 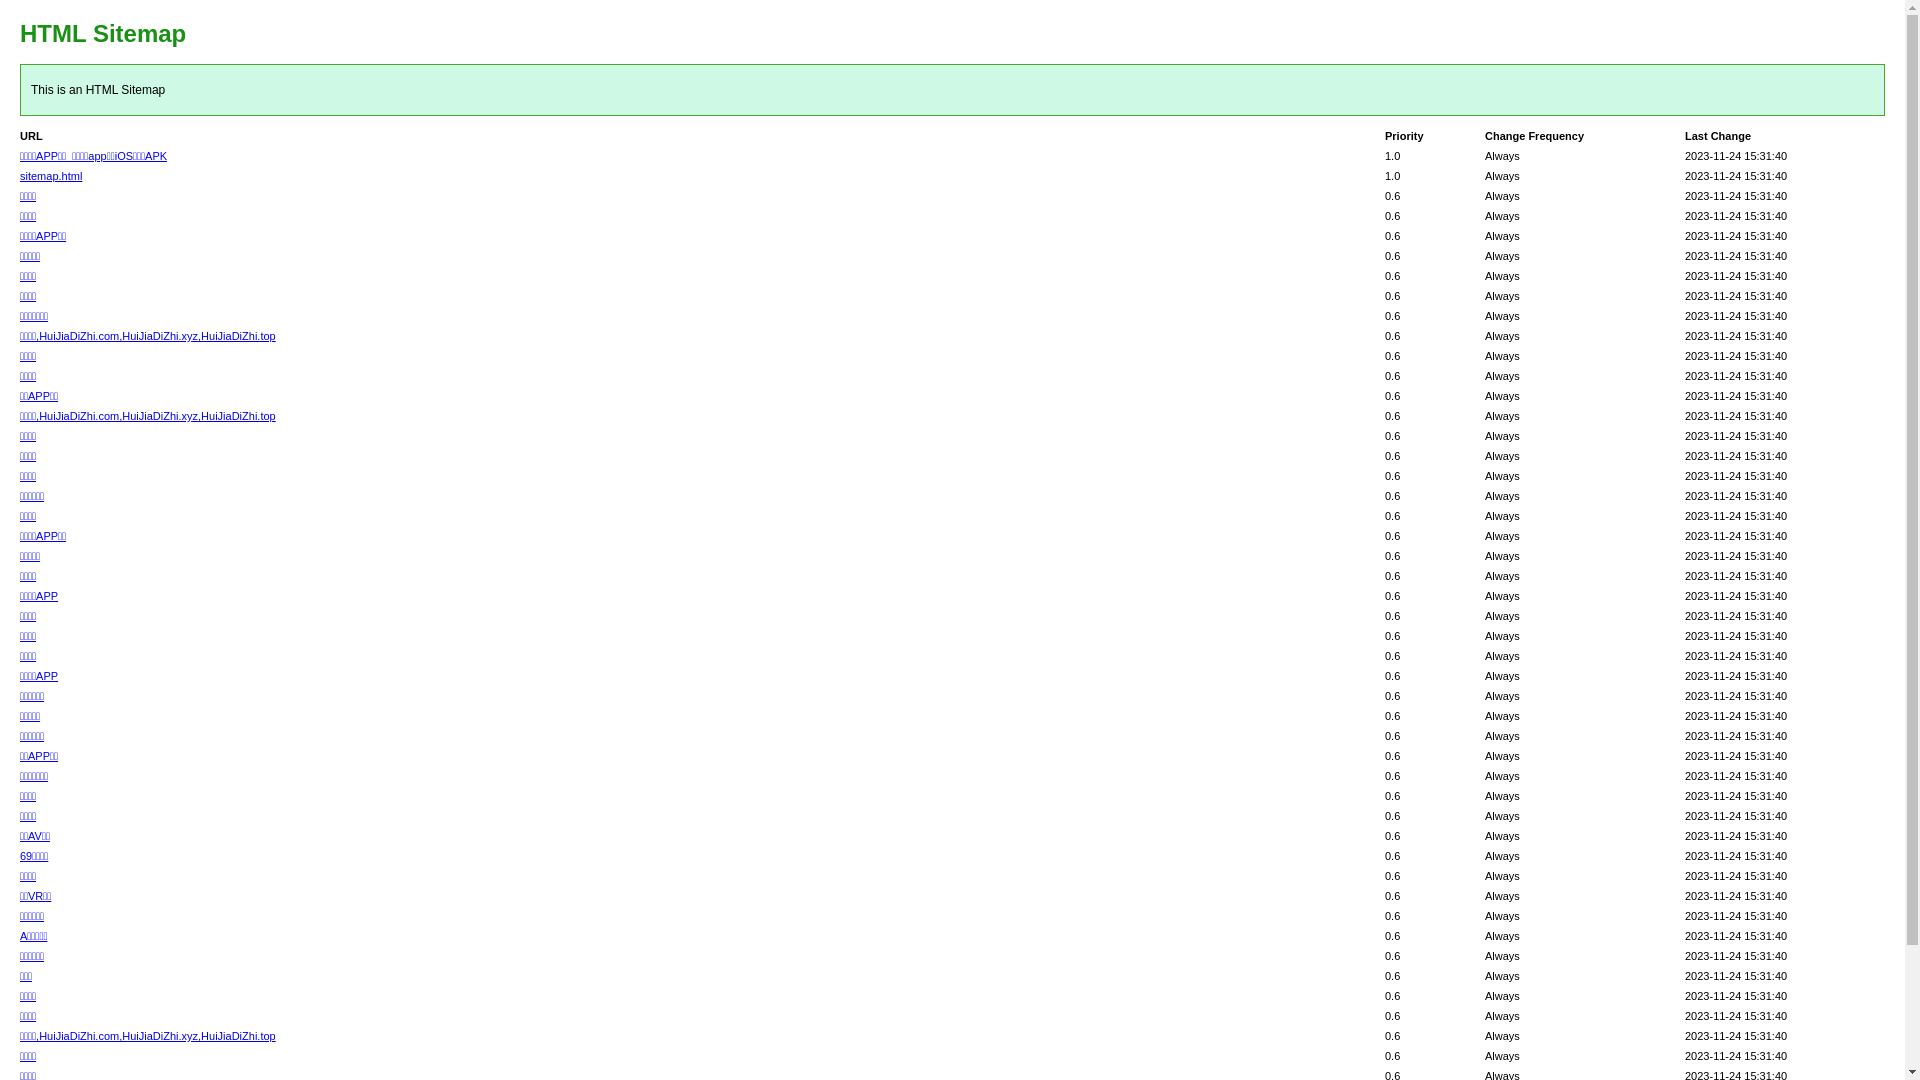 I want to click on 'sitemap.html', so click(x=51, y=175).